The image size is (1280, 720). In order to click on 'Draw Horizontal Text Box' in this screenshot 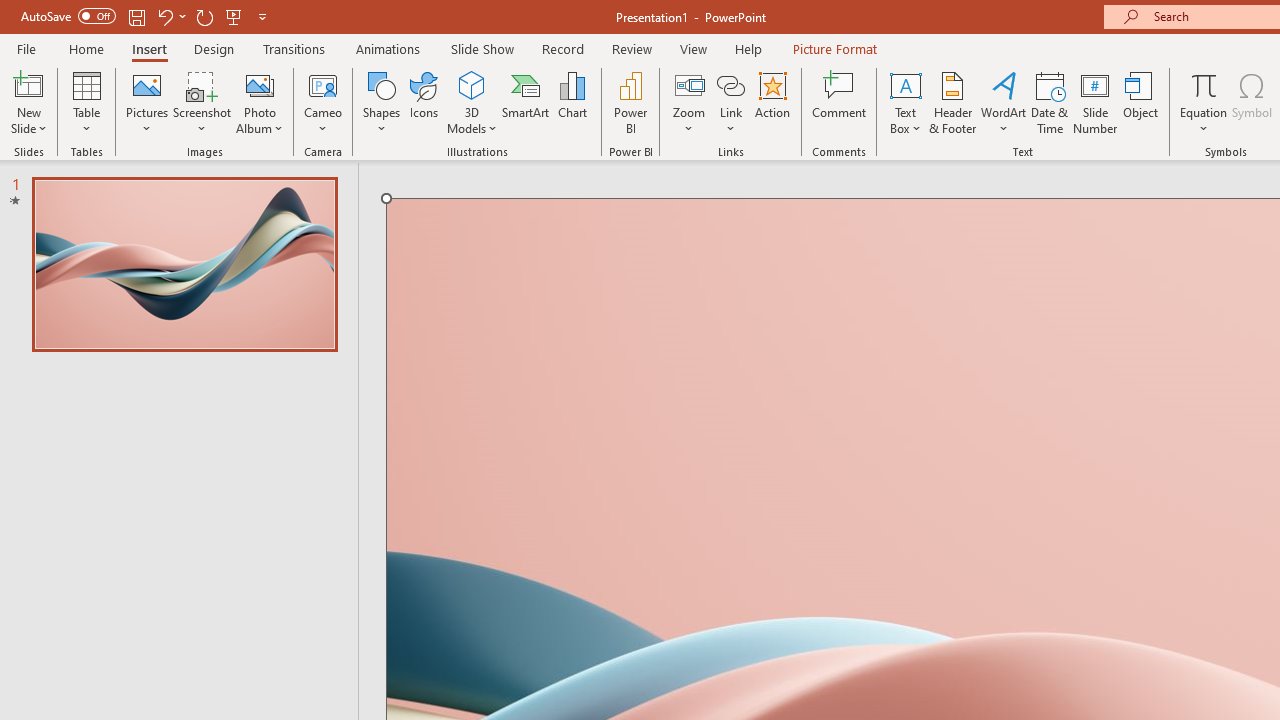, I will do `click(904, 84)`.